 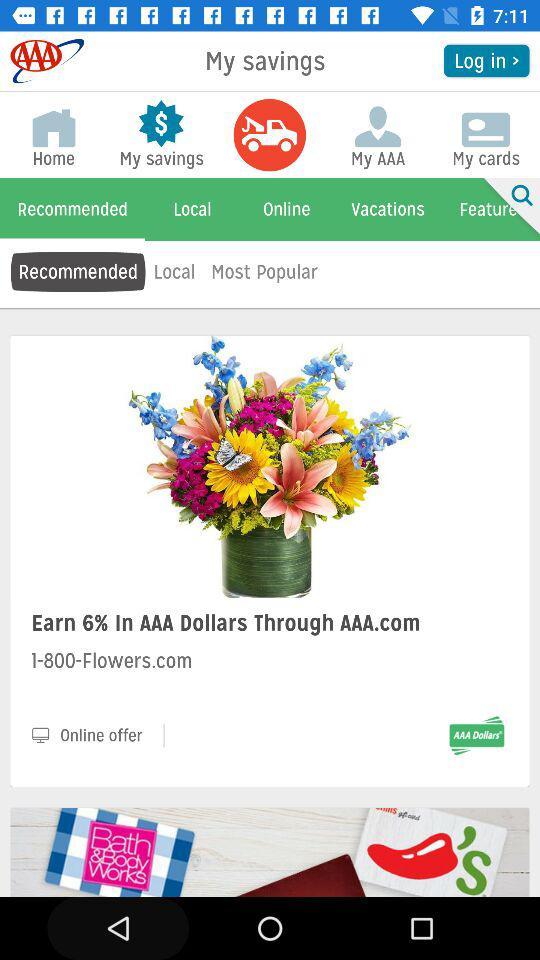 I want to click on log in > icon, so click(x=485, y=59).